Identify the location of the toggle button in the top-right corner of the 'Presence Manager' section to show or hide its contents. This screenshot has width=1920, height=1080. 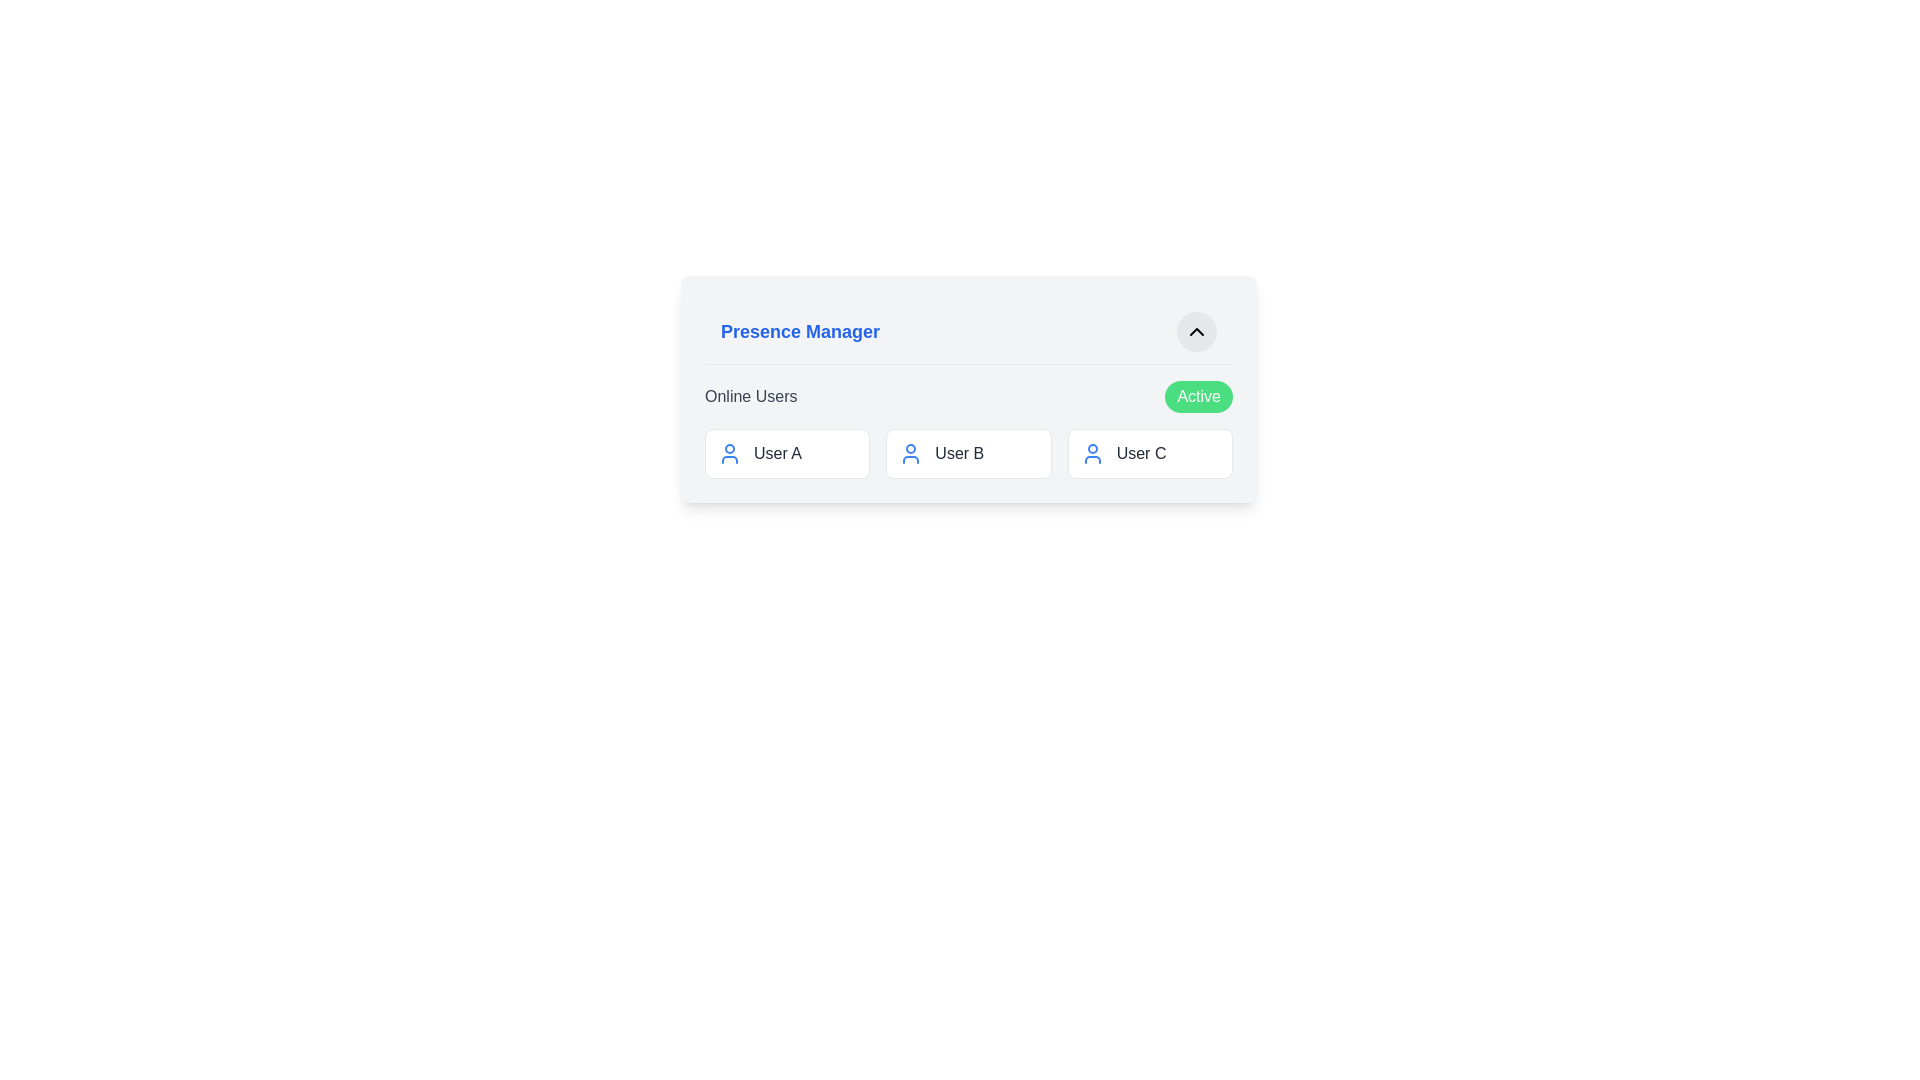
(1196, 330).